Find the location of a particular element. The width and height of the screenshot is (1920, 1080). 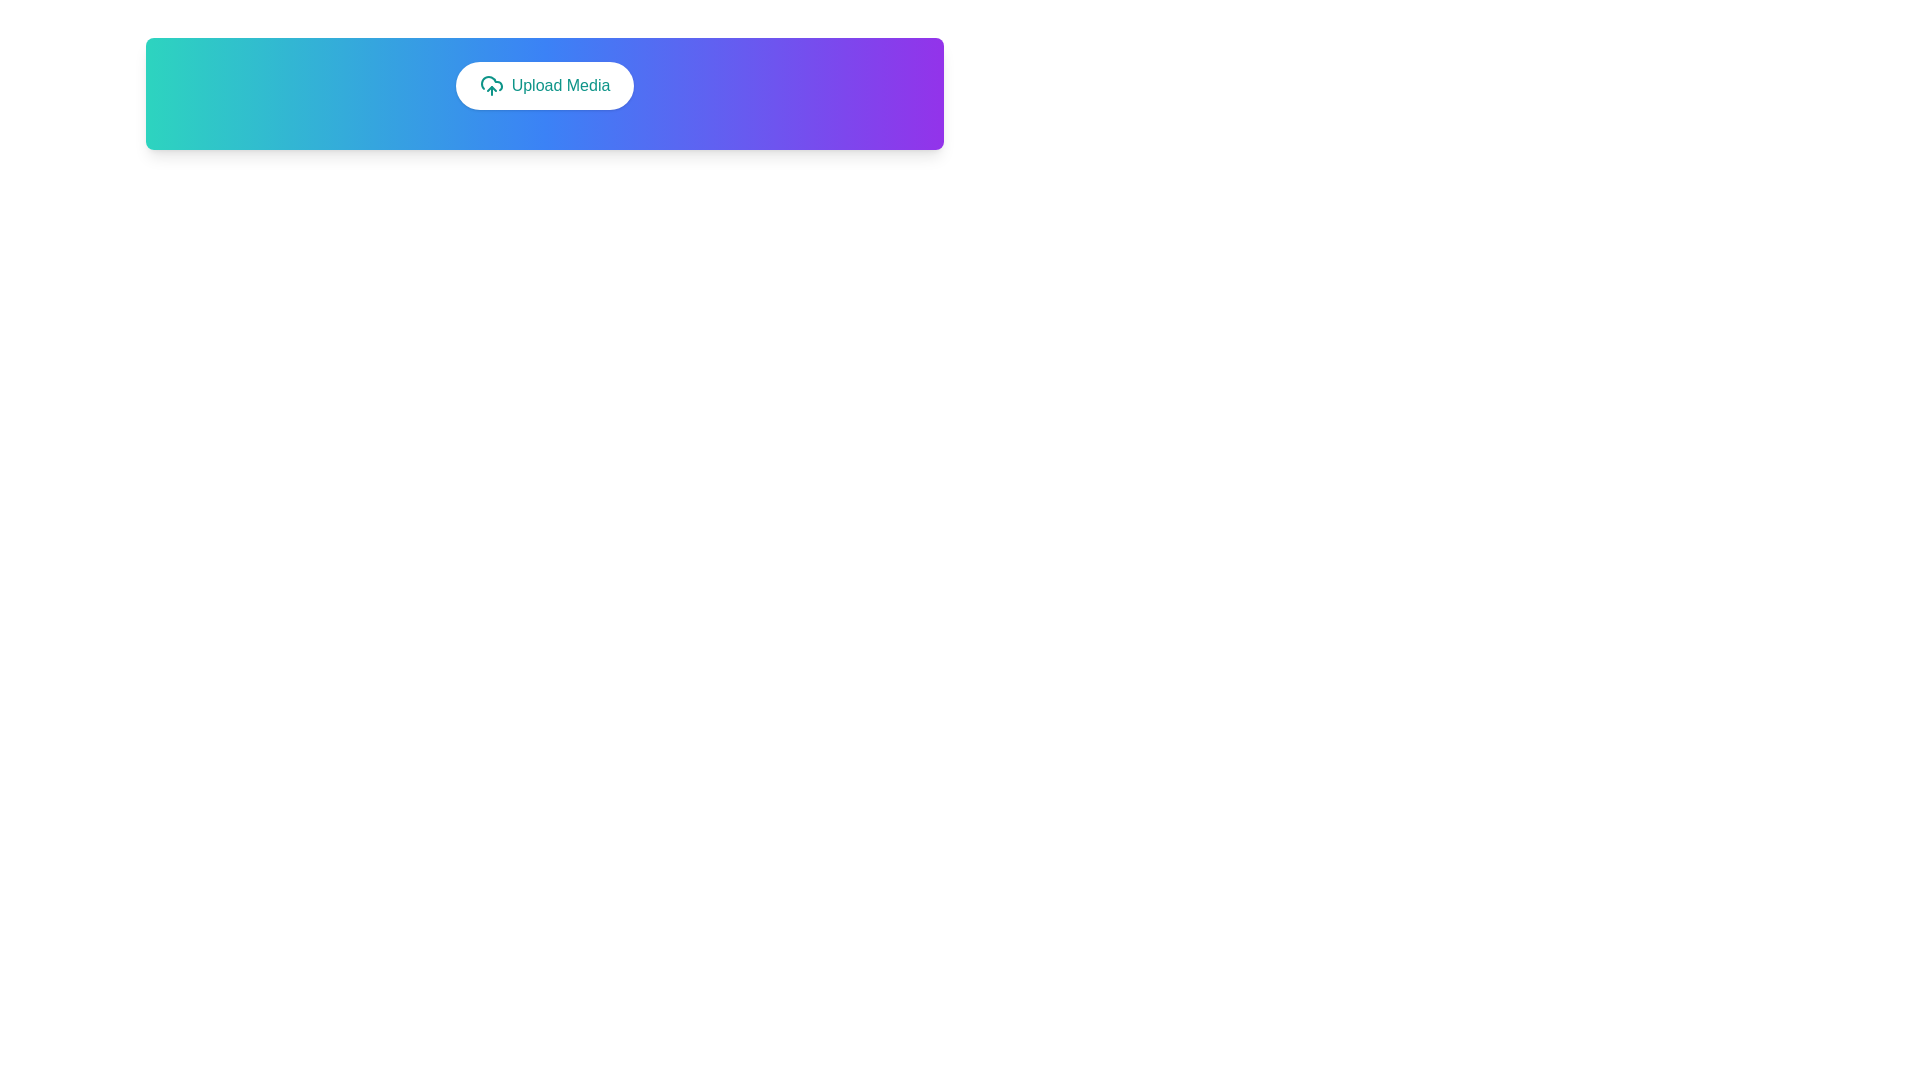

the upload icon located to the left of the 'Upload Media' button, which visually indicates the functionality of uploading files or media is located at coordinates (491, 84).